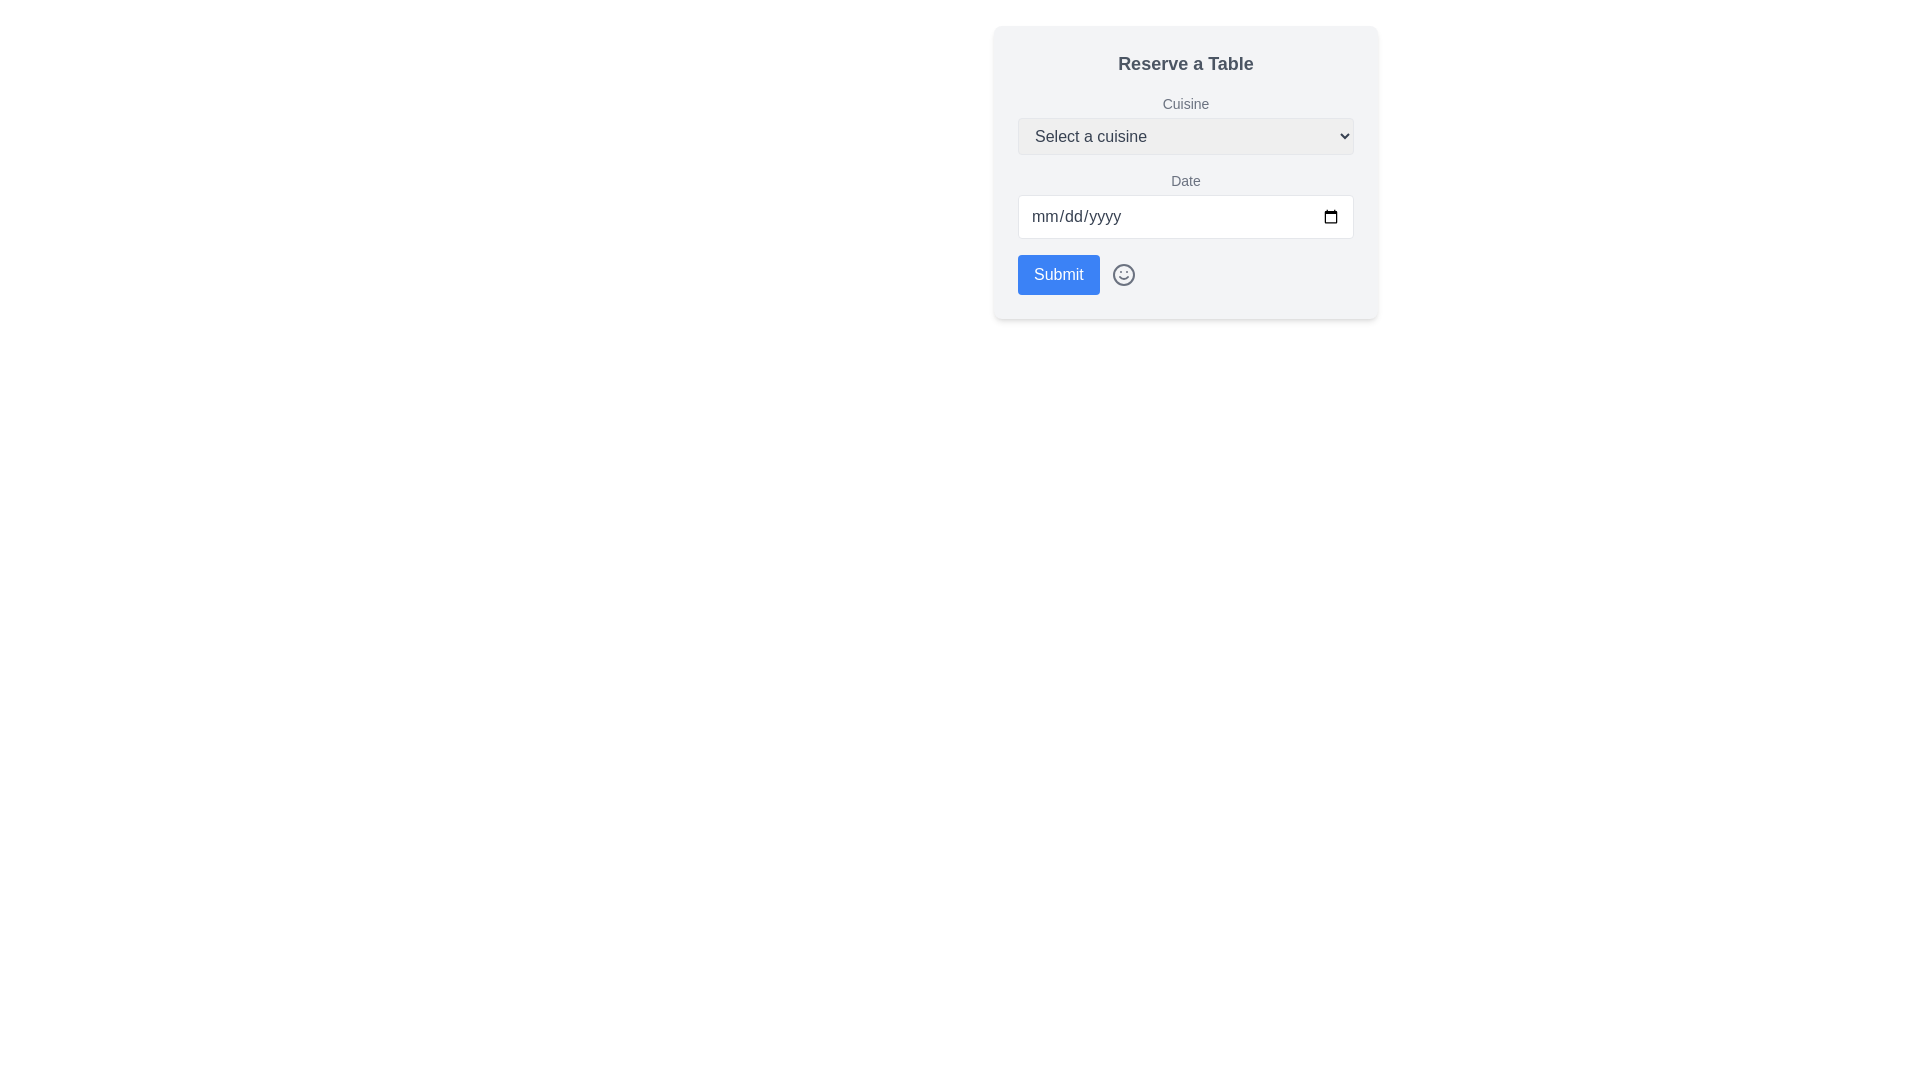  Describe the element at coordinates (1185, 124) in the screenshot. I see `the dropdown arrow of the cuisine type selection menu located below the 'Reserve a Table' title and above the 'Date' section` at that location.